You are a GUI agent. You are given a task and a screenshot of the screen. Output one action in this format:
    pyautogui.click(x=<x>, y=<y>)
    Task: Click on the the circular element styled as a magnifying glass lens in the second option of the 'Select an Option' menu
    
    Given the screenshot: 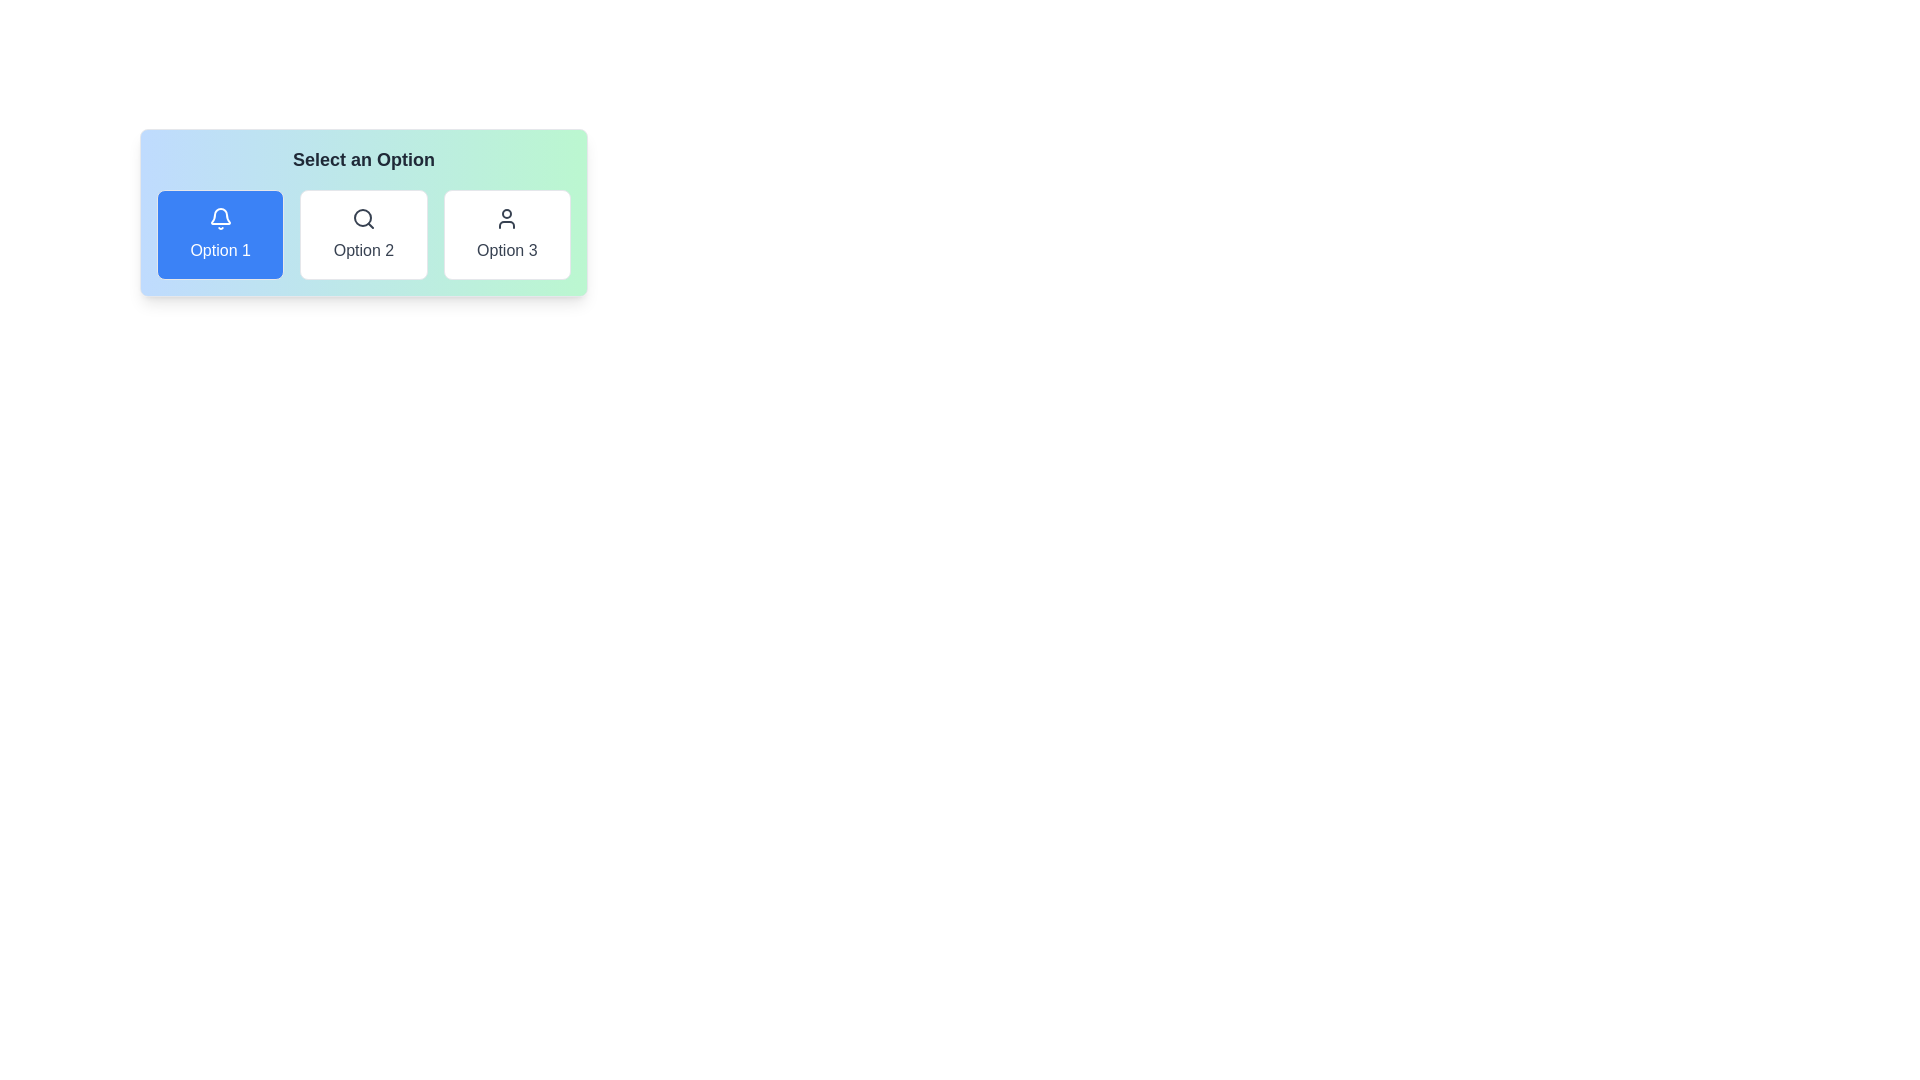 What is the action you would take?
    pyautogui.click(x=363, y=218)
    